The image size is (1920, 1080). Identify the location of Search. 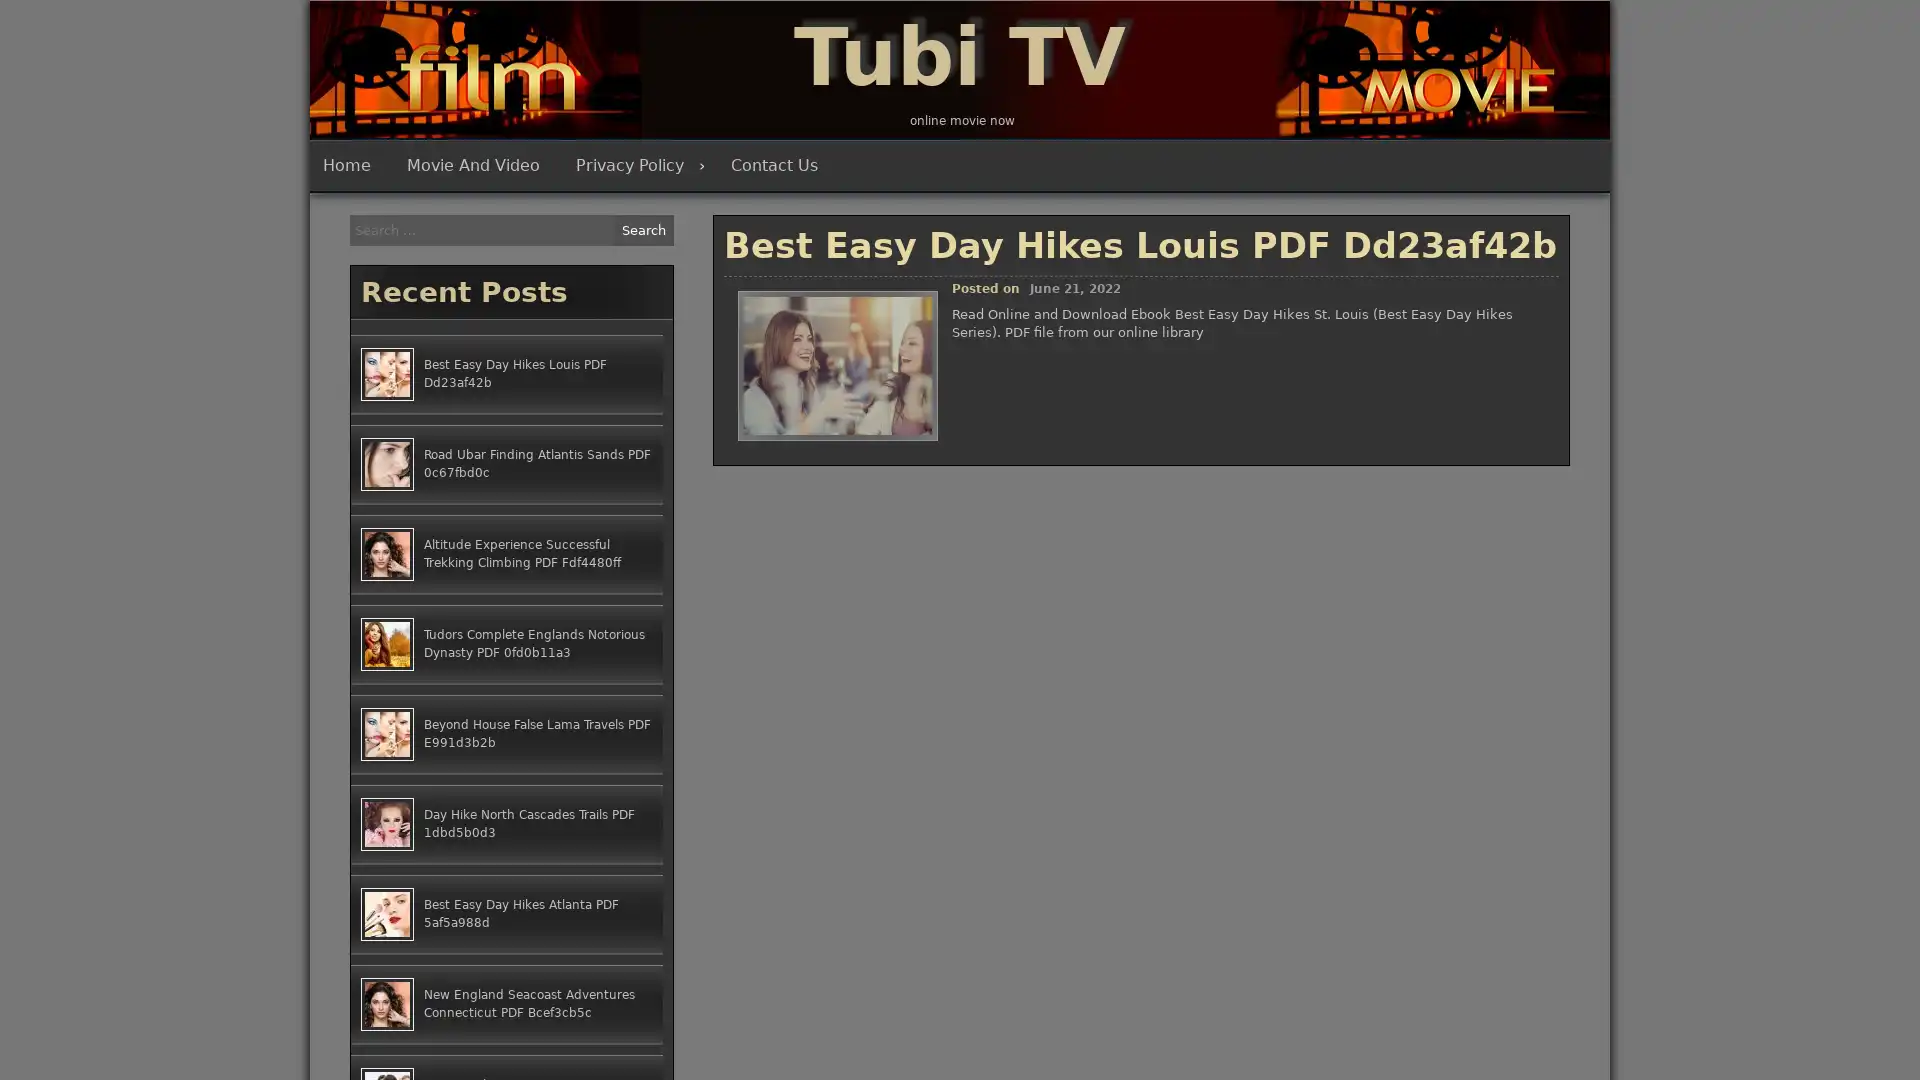
(643, 229).